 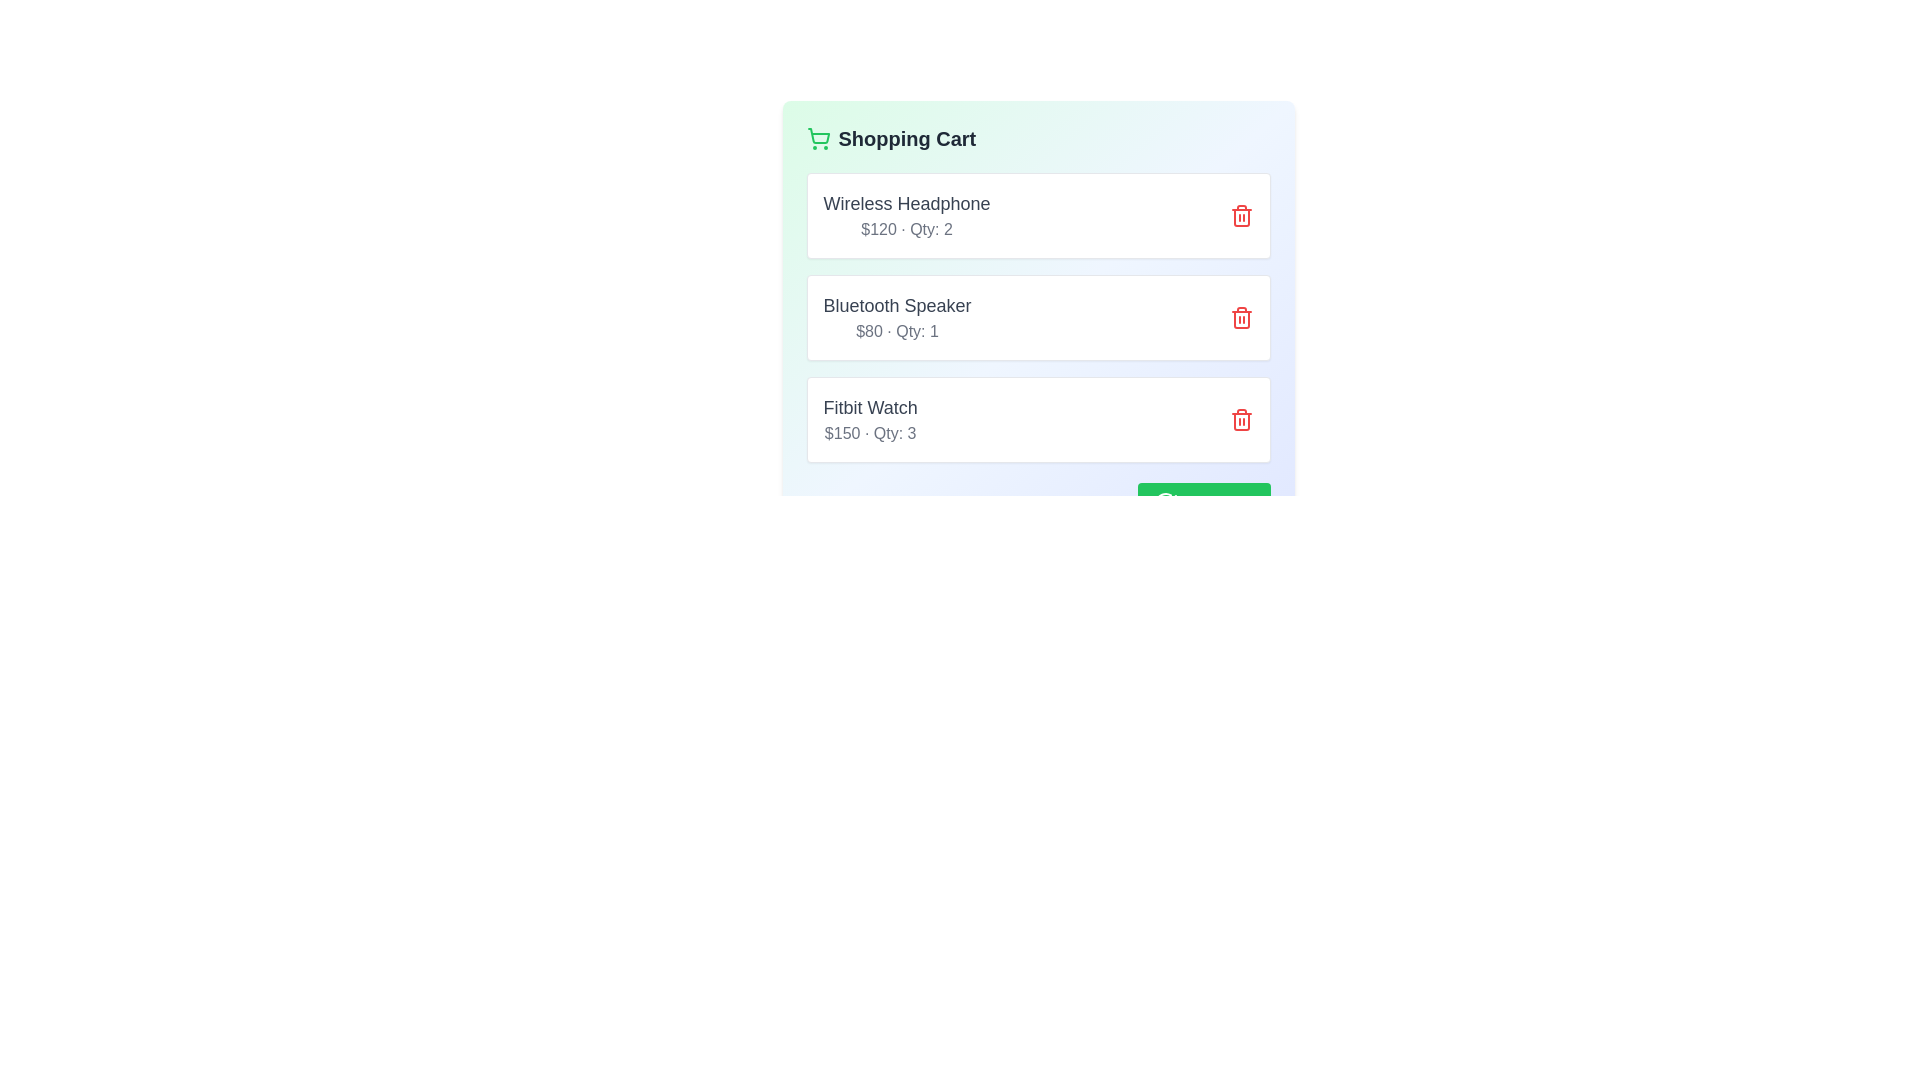 I want to click on the purchase button to initiate the purchase process, so click(x=1203, y=501).